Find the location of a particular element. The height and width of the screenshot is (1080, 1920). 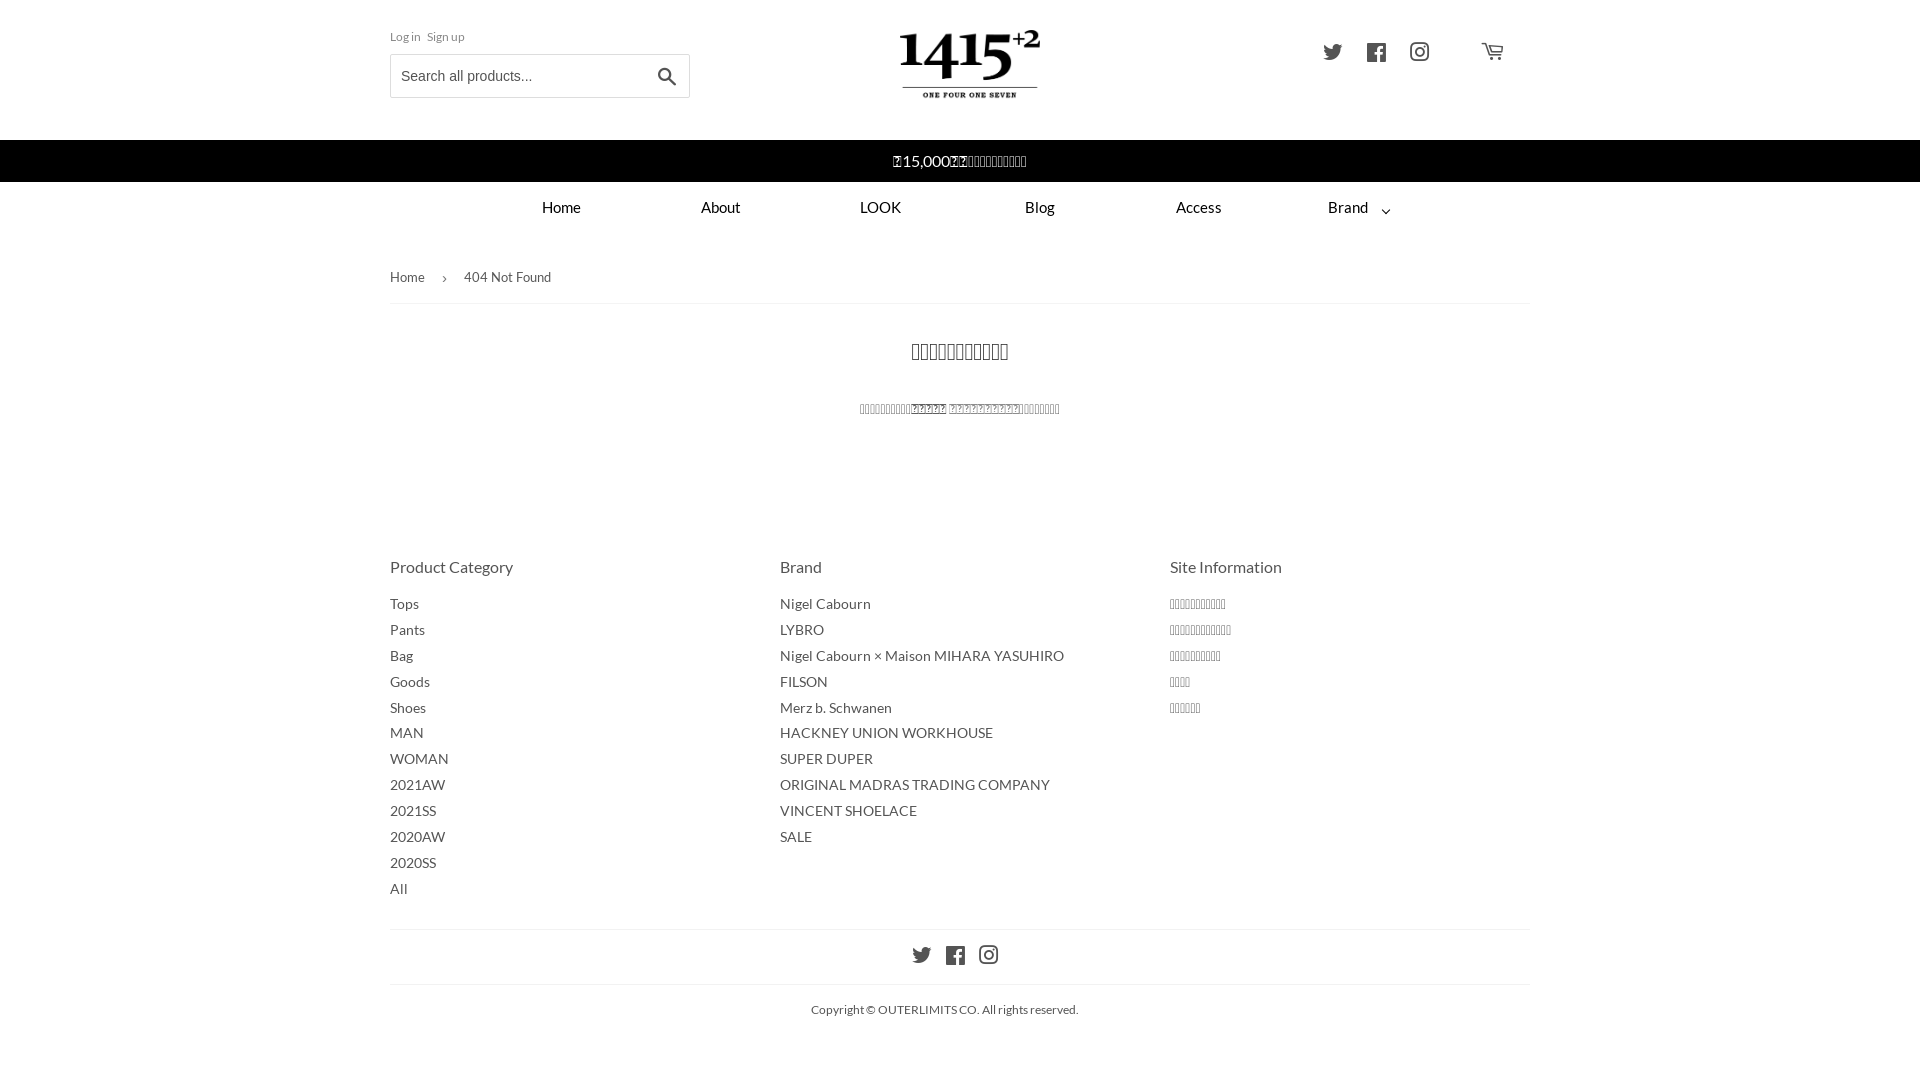

'ORIGINAL MADRAS TRADING COMPANY' is located at coordinates (914, 783).